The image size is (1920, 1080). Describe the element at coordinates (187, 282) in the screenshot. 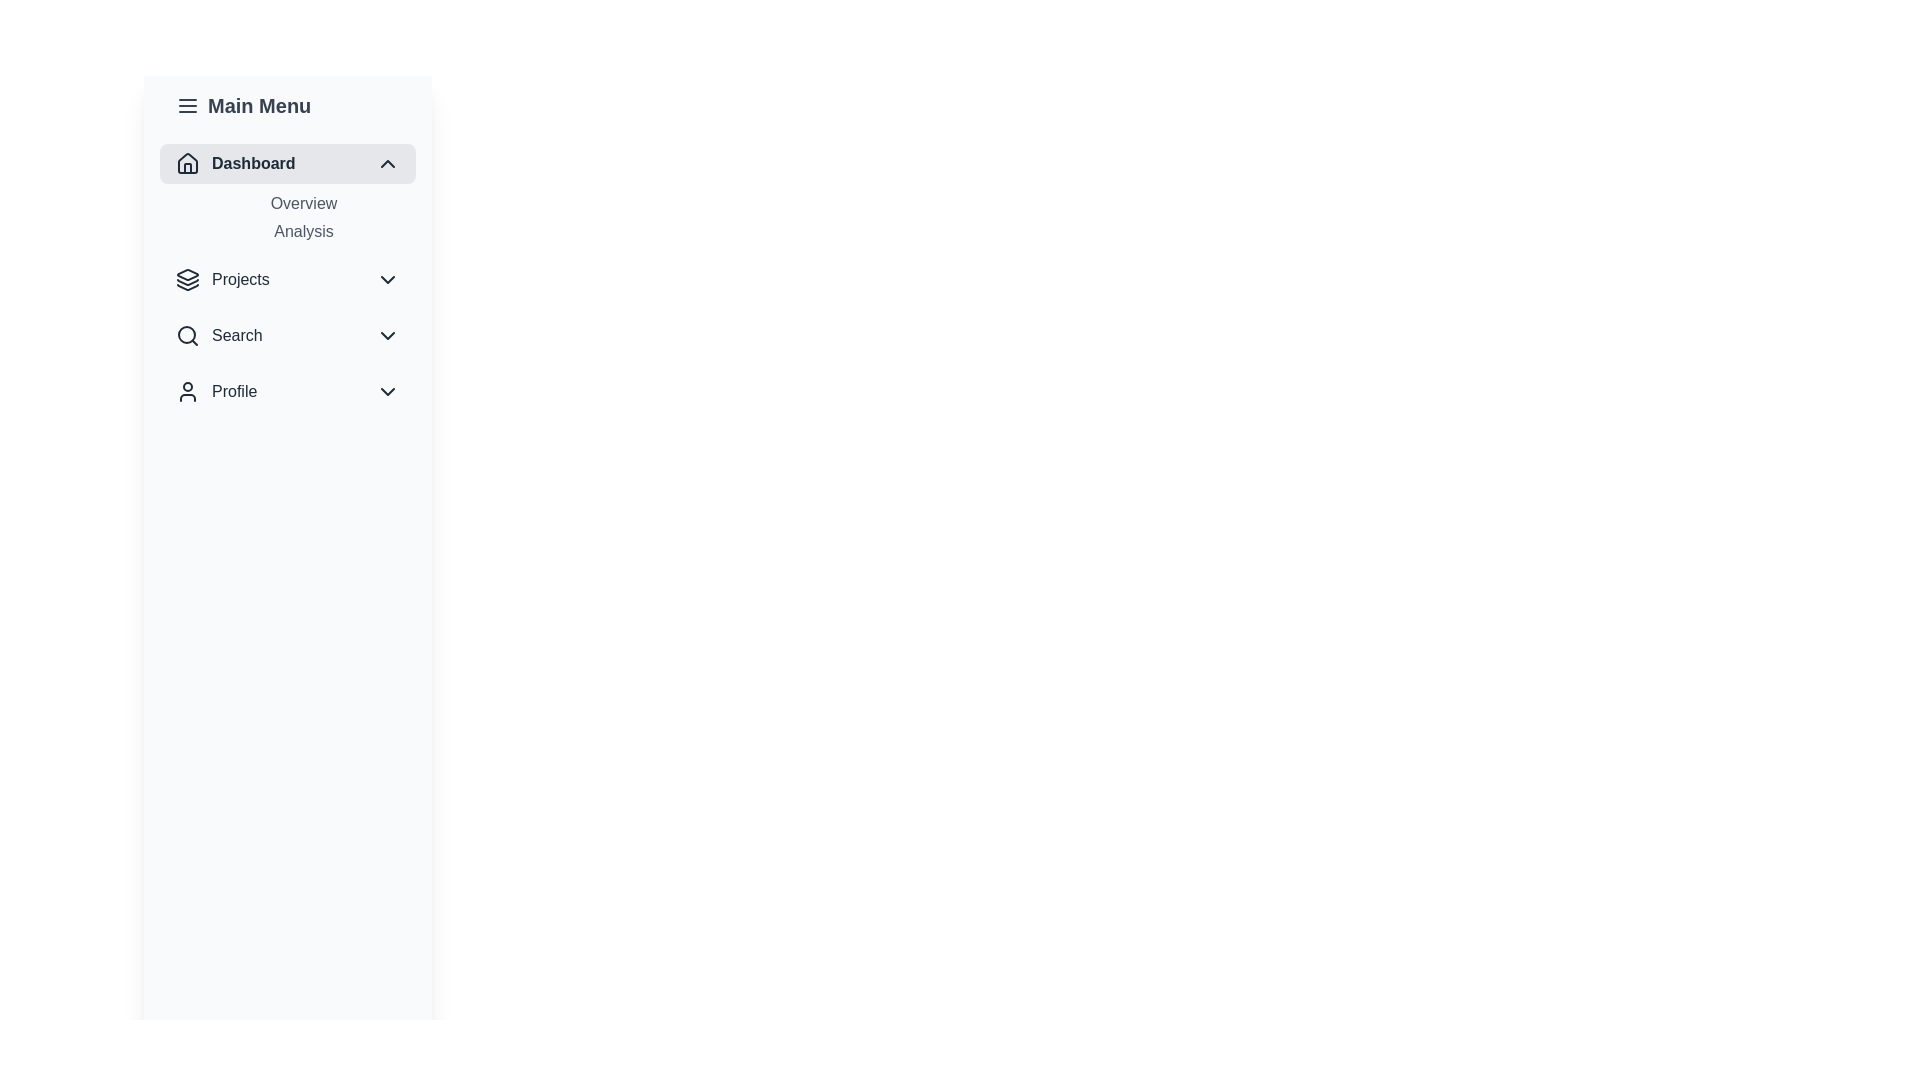

I see `the middle layer of the three parallel shapes forming the icon in the 'Projects' menu item in the sidebar` at that location.